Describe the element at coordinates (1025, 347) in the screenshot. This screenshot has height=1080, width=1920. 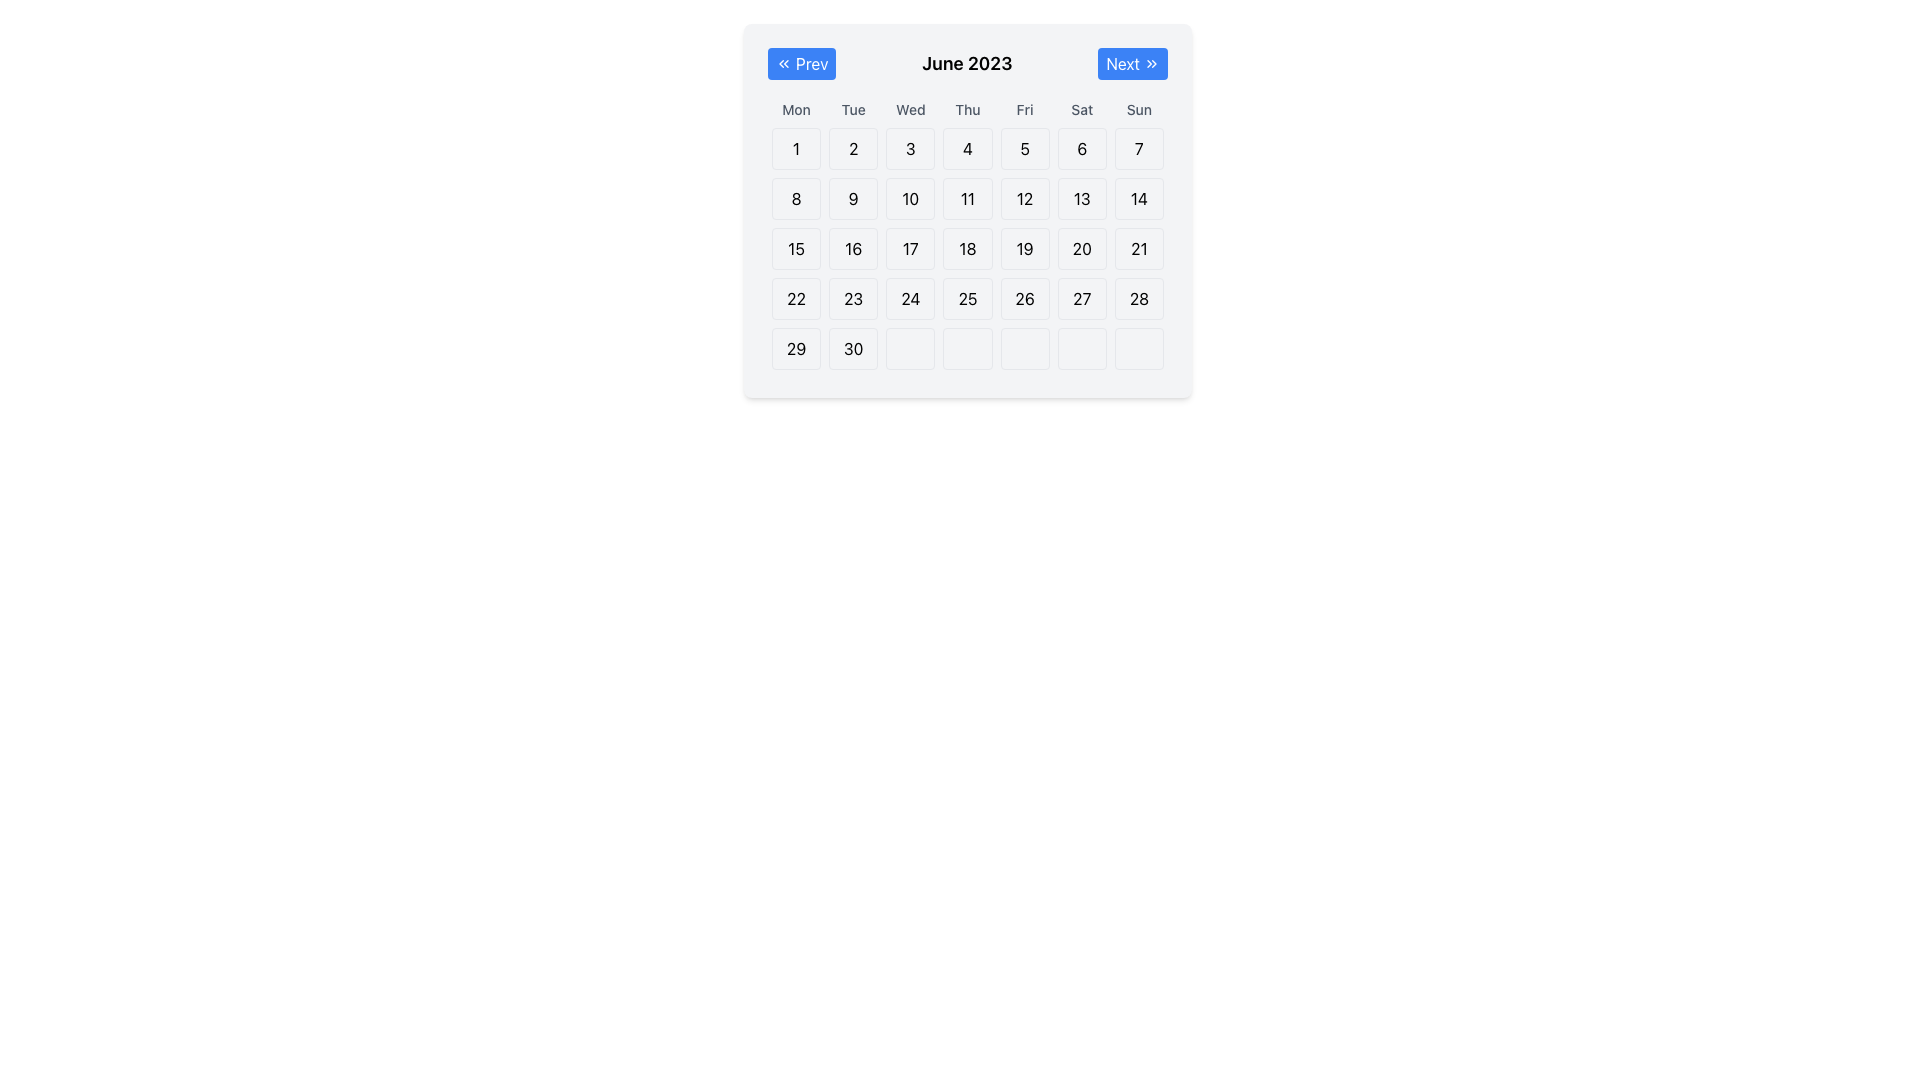
I see `the square-shaped interactive box with a light gray background and rounded corners located` at that location.